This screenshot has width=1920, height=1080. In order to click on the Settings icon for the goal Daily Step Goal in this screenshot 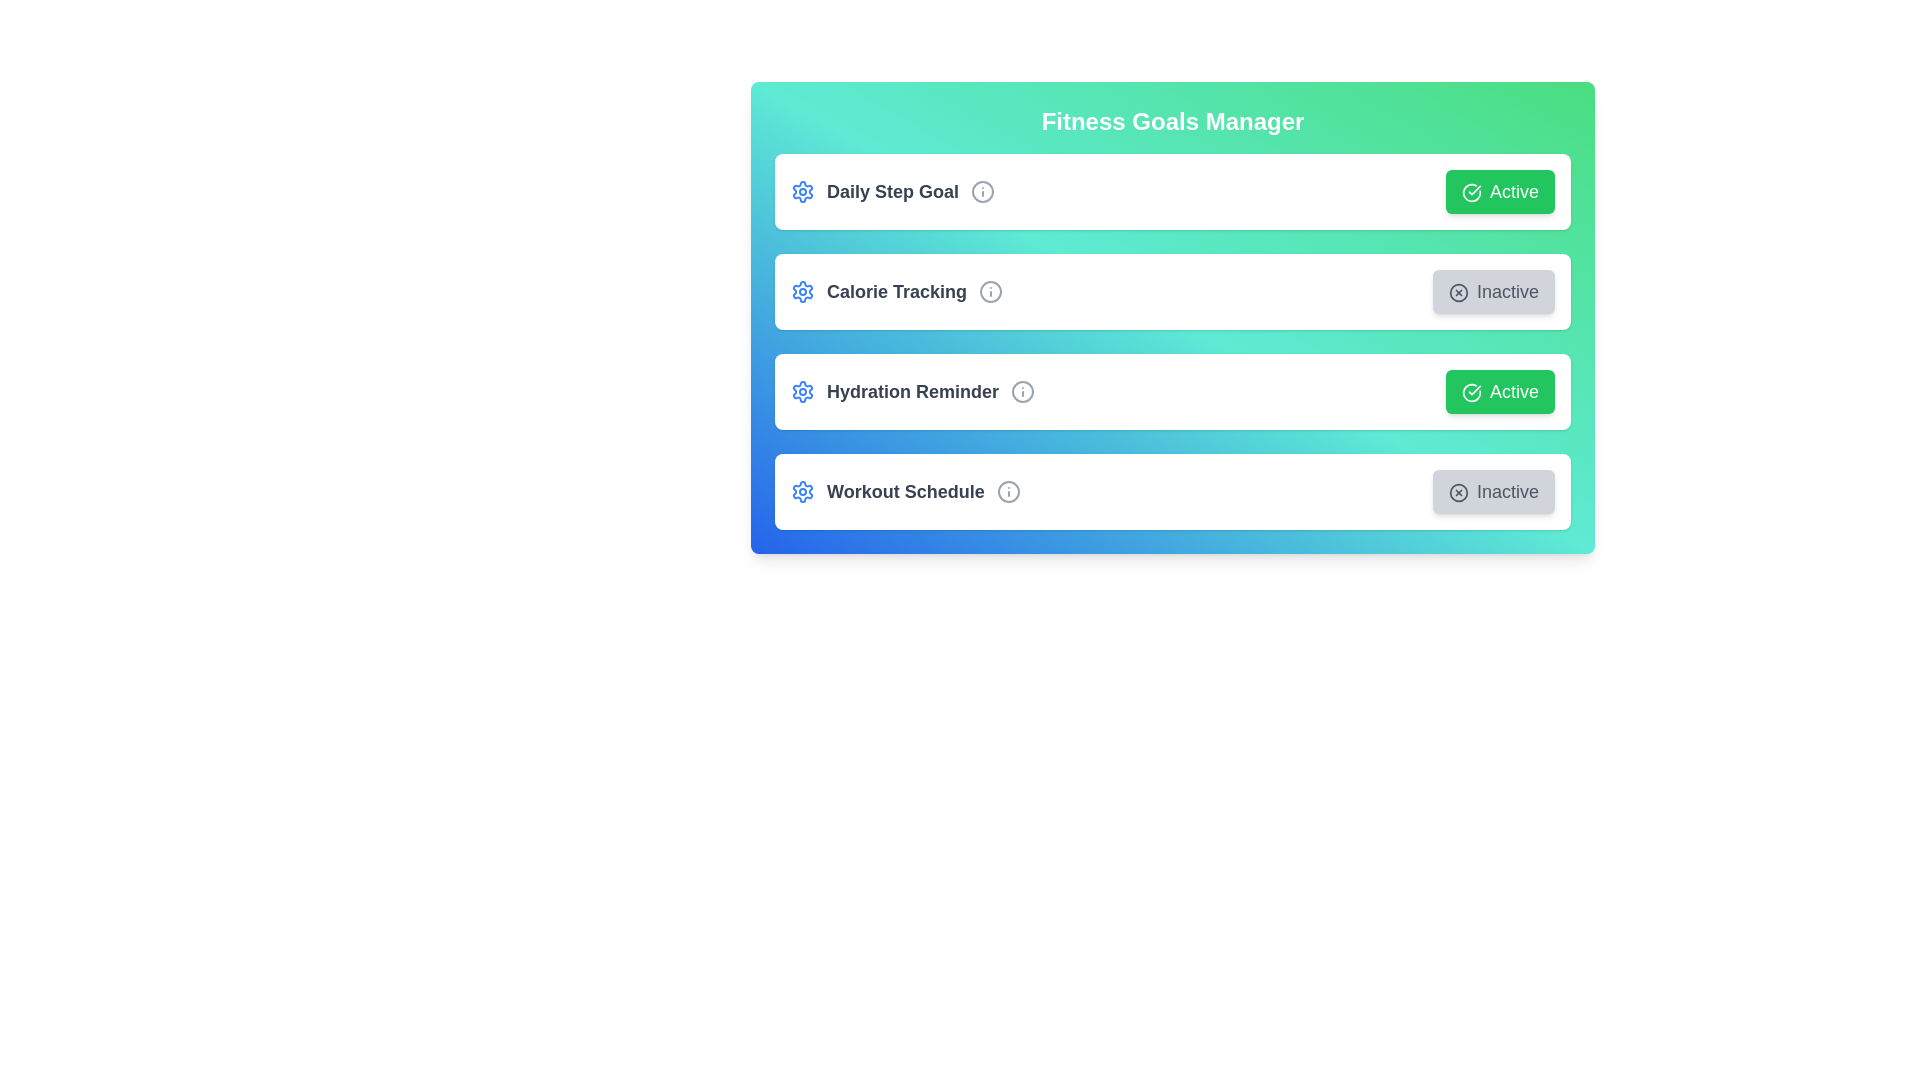, I will do `click(802, 192)`.